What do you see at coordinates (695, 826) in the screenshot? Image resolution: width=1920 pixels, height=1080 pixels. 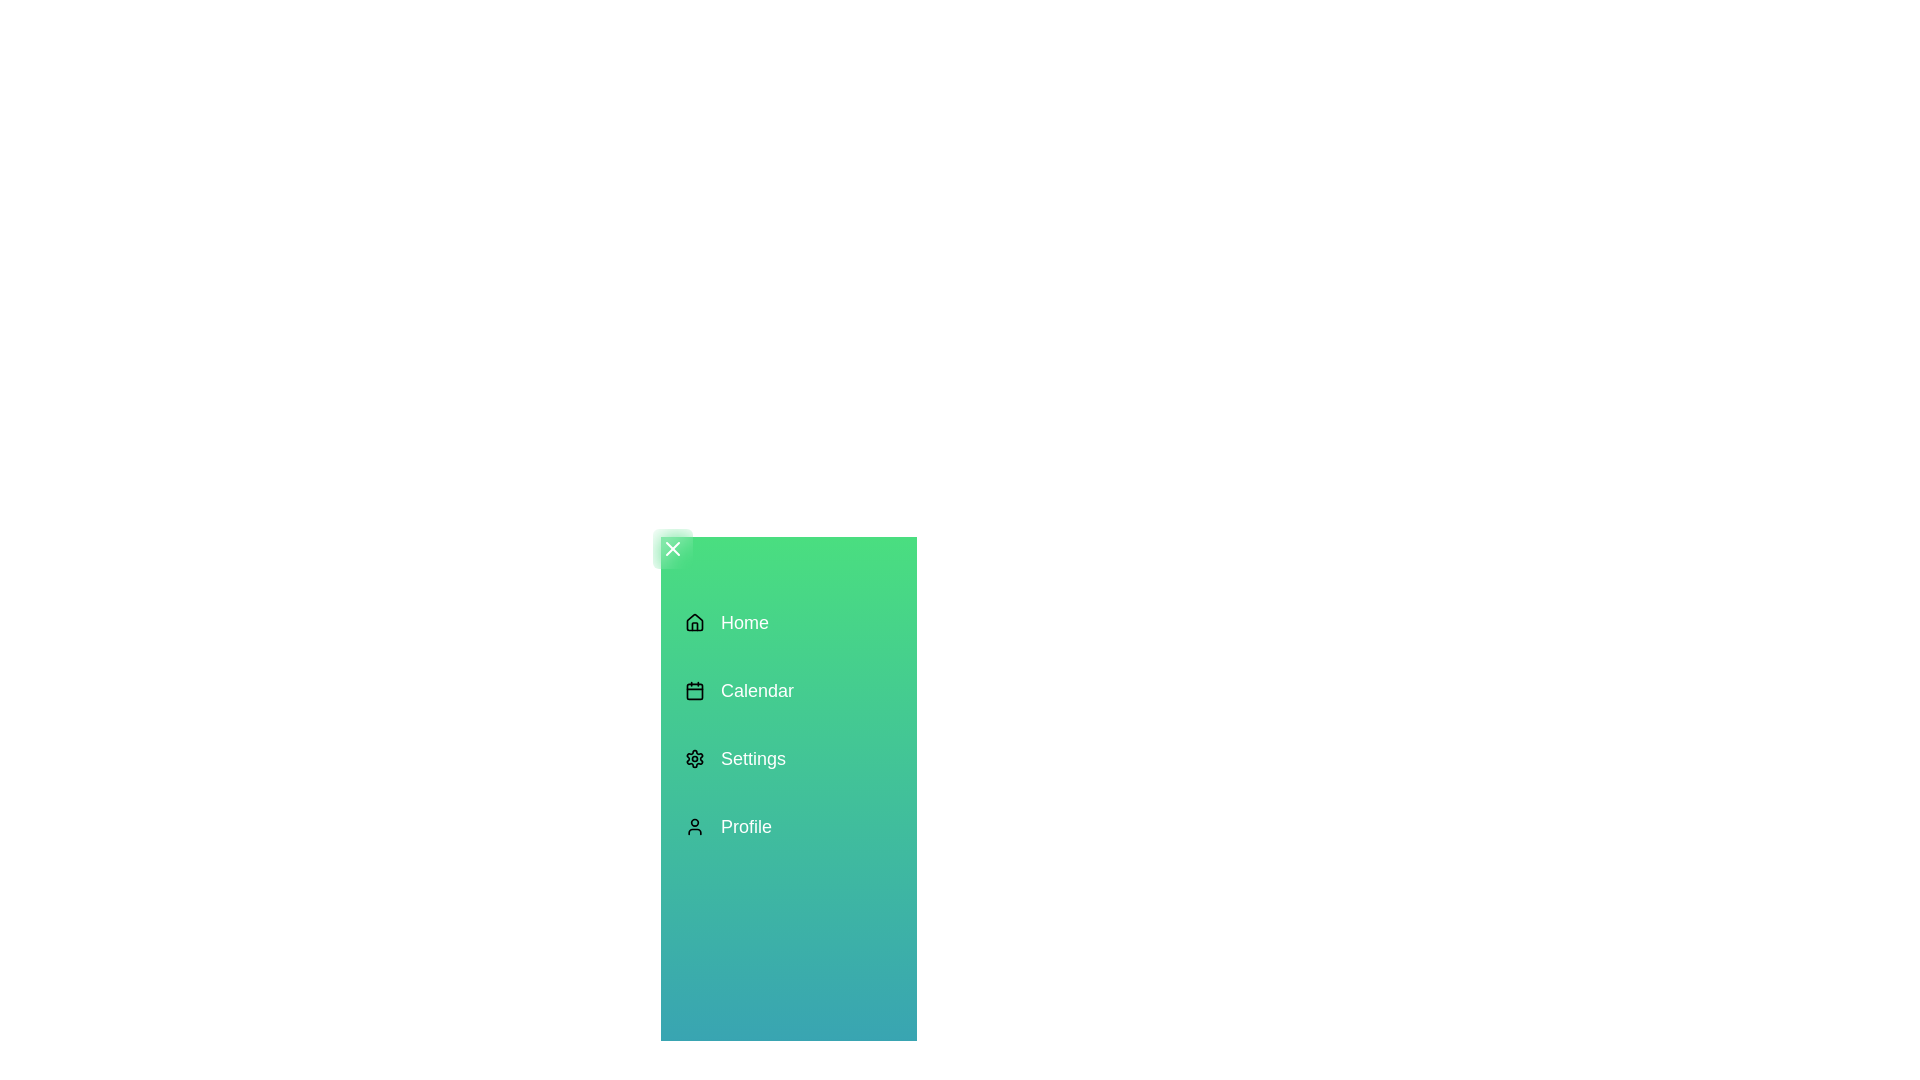 I see `the user profile icon, which is styled as an outline of a person and is located in the left-side menu preceding the 'Profile' text label` at bounding box center [695, 826].